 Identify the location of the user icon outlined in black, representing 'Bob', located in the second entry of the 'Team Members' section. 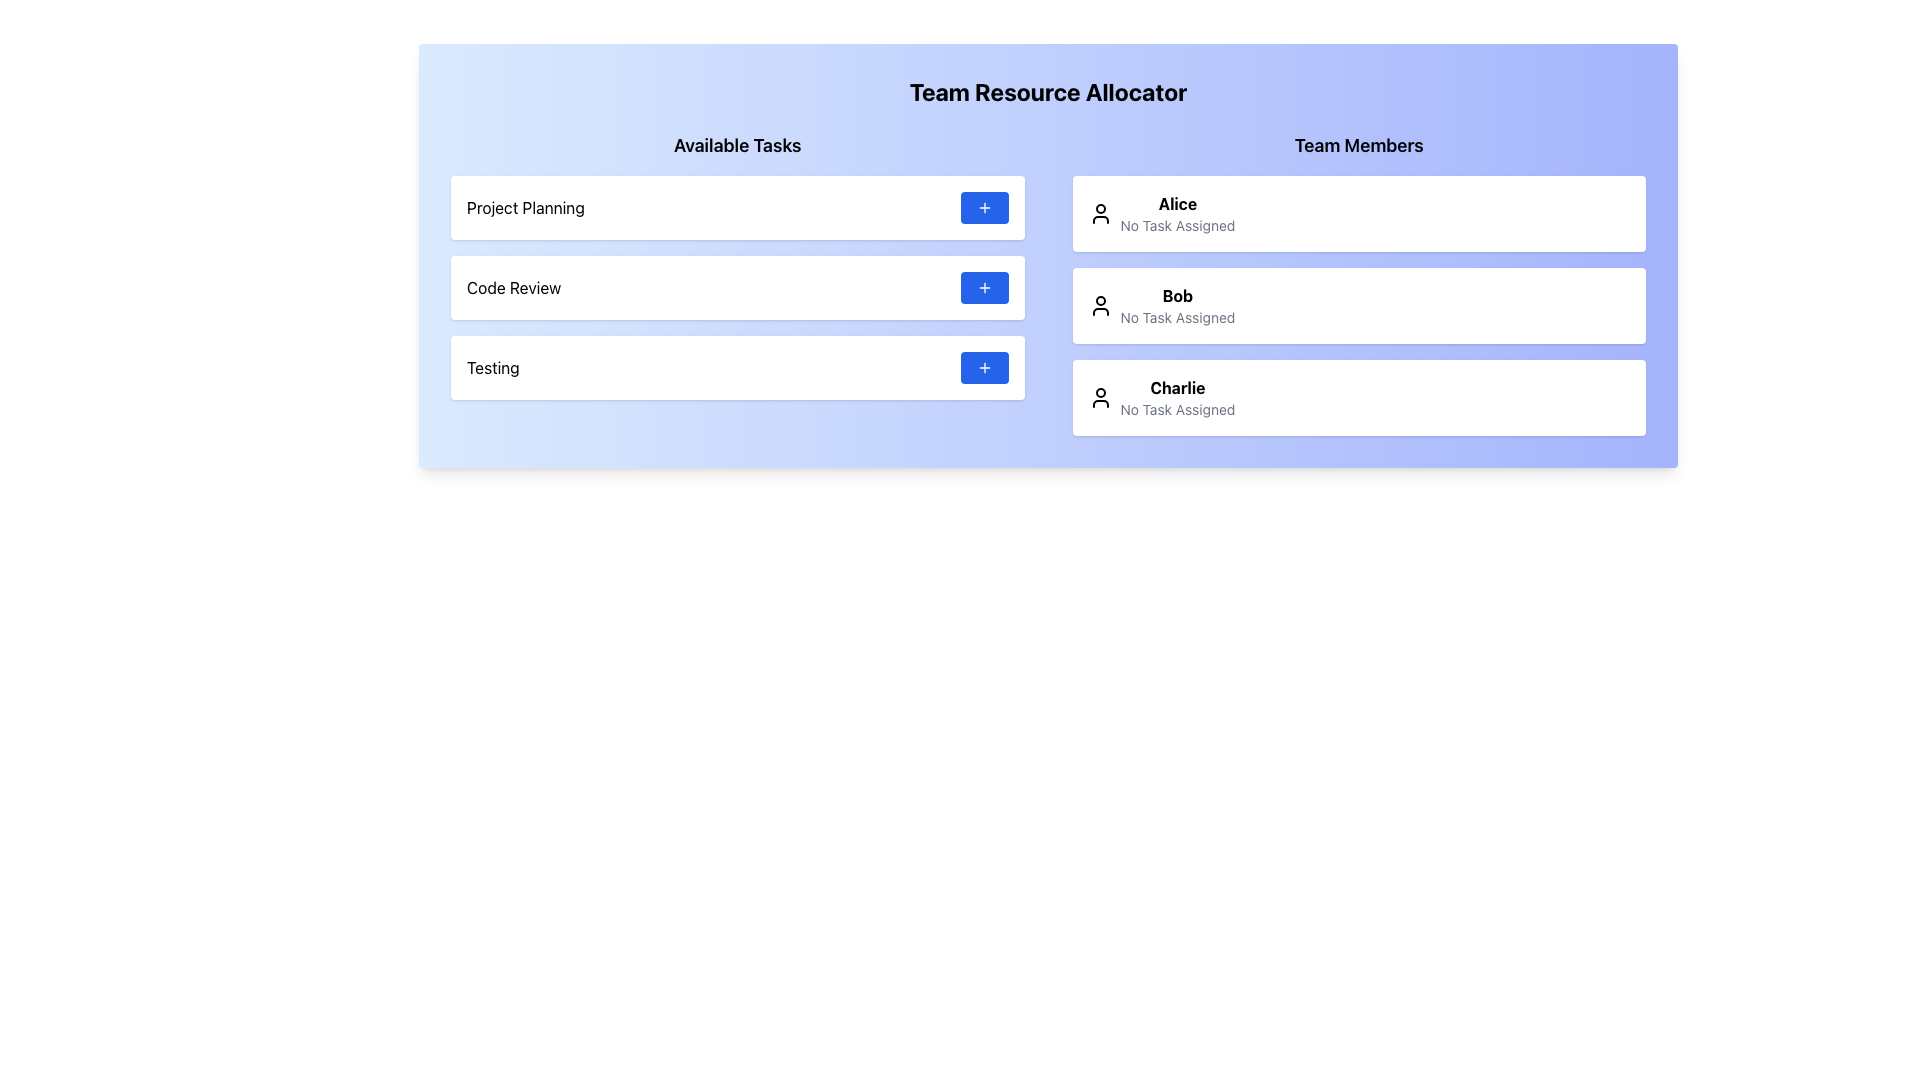
(1099, 305).